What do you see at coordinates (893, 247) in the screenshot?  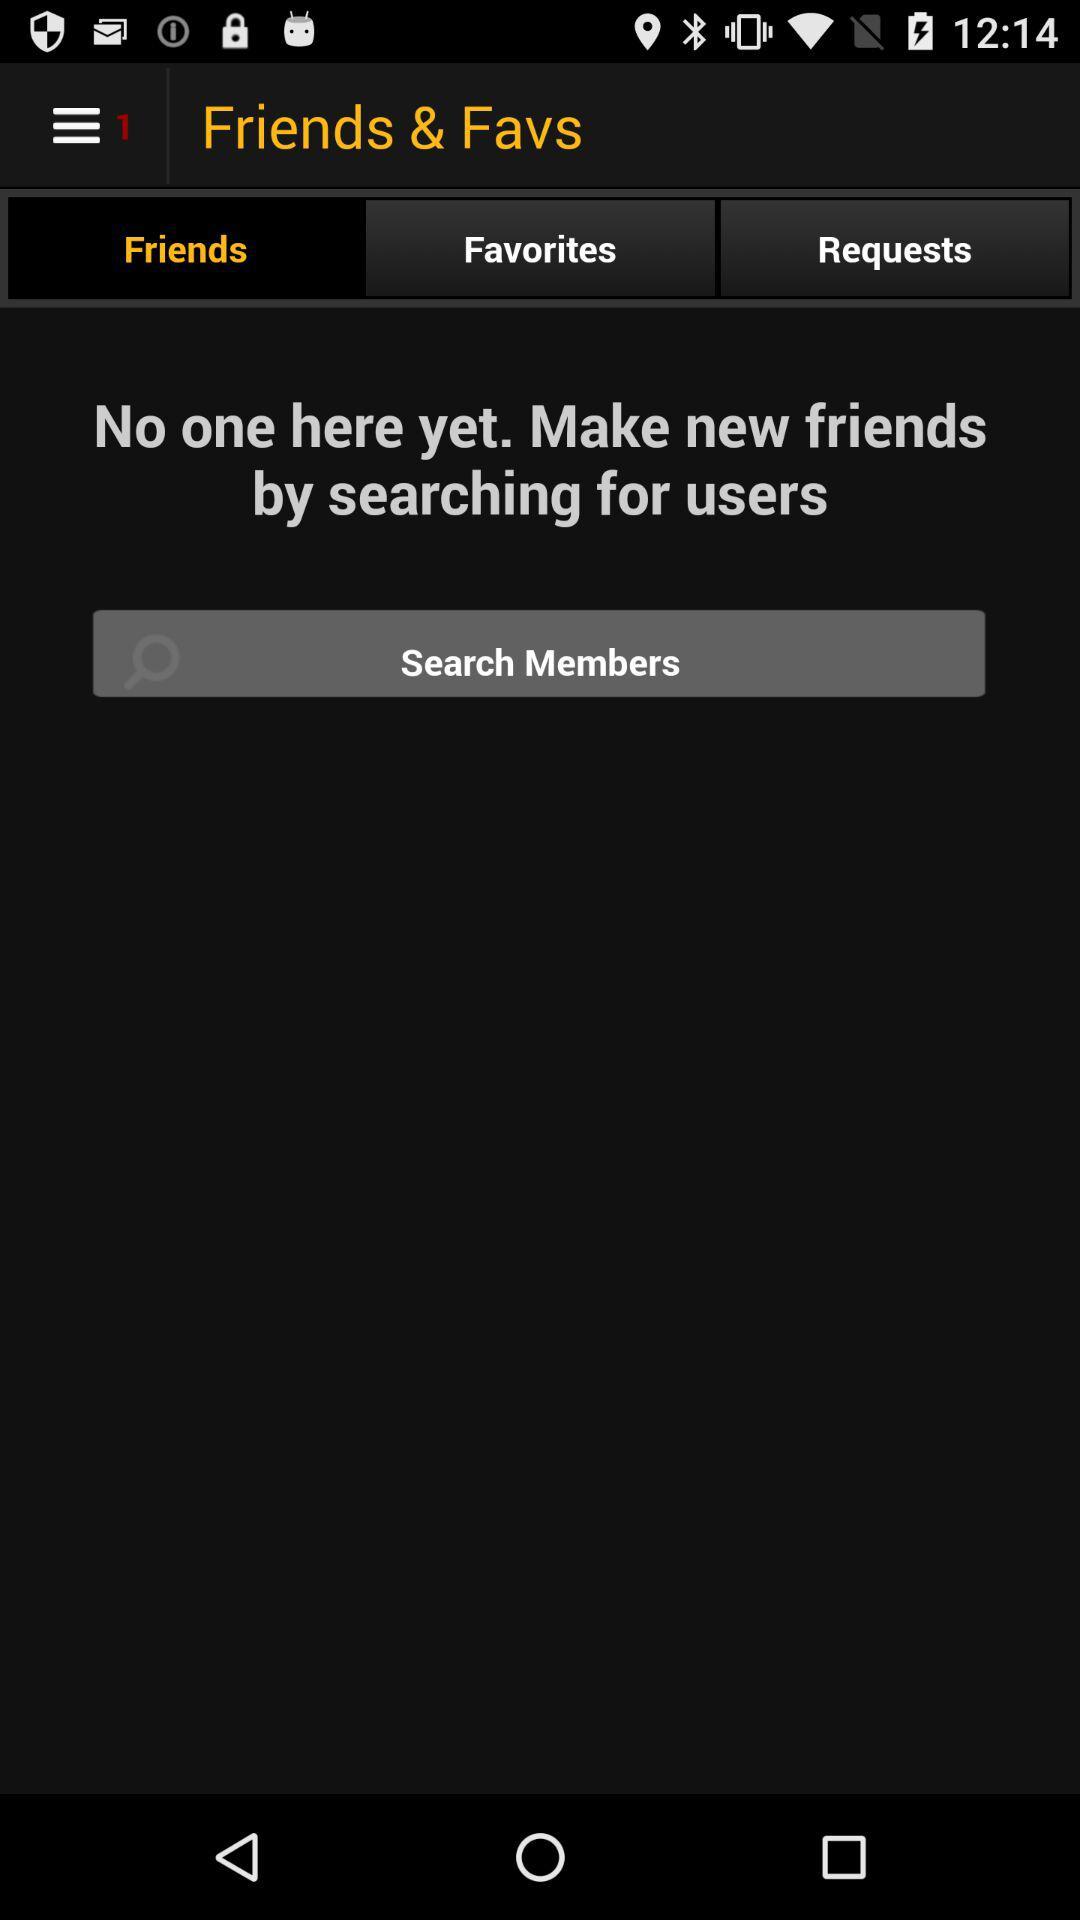 I see `radio button to the right of favorites radio button` at bounding box center [893, 247].